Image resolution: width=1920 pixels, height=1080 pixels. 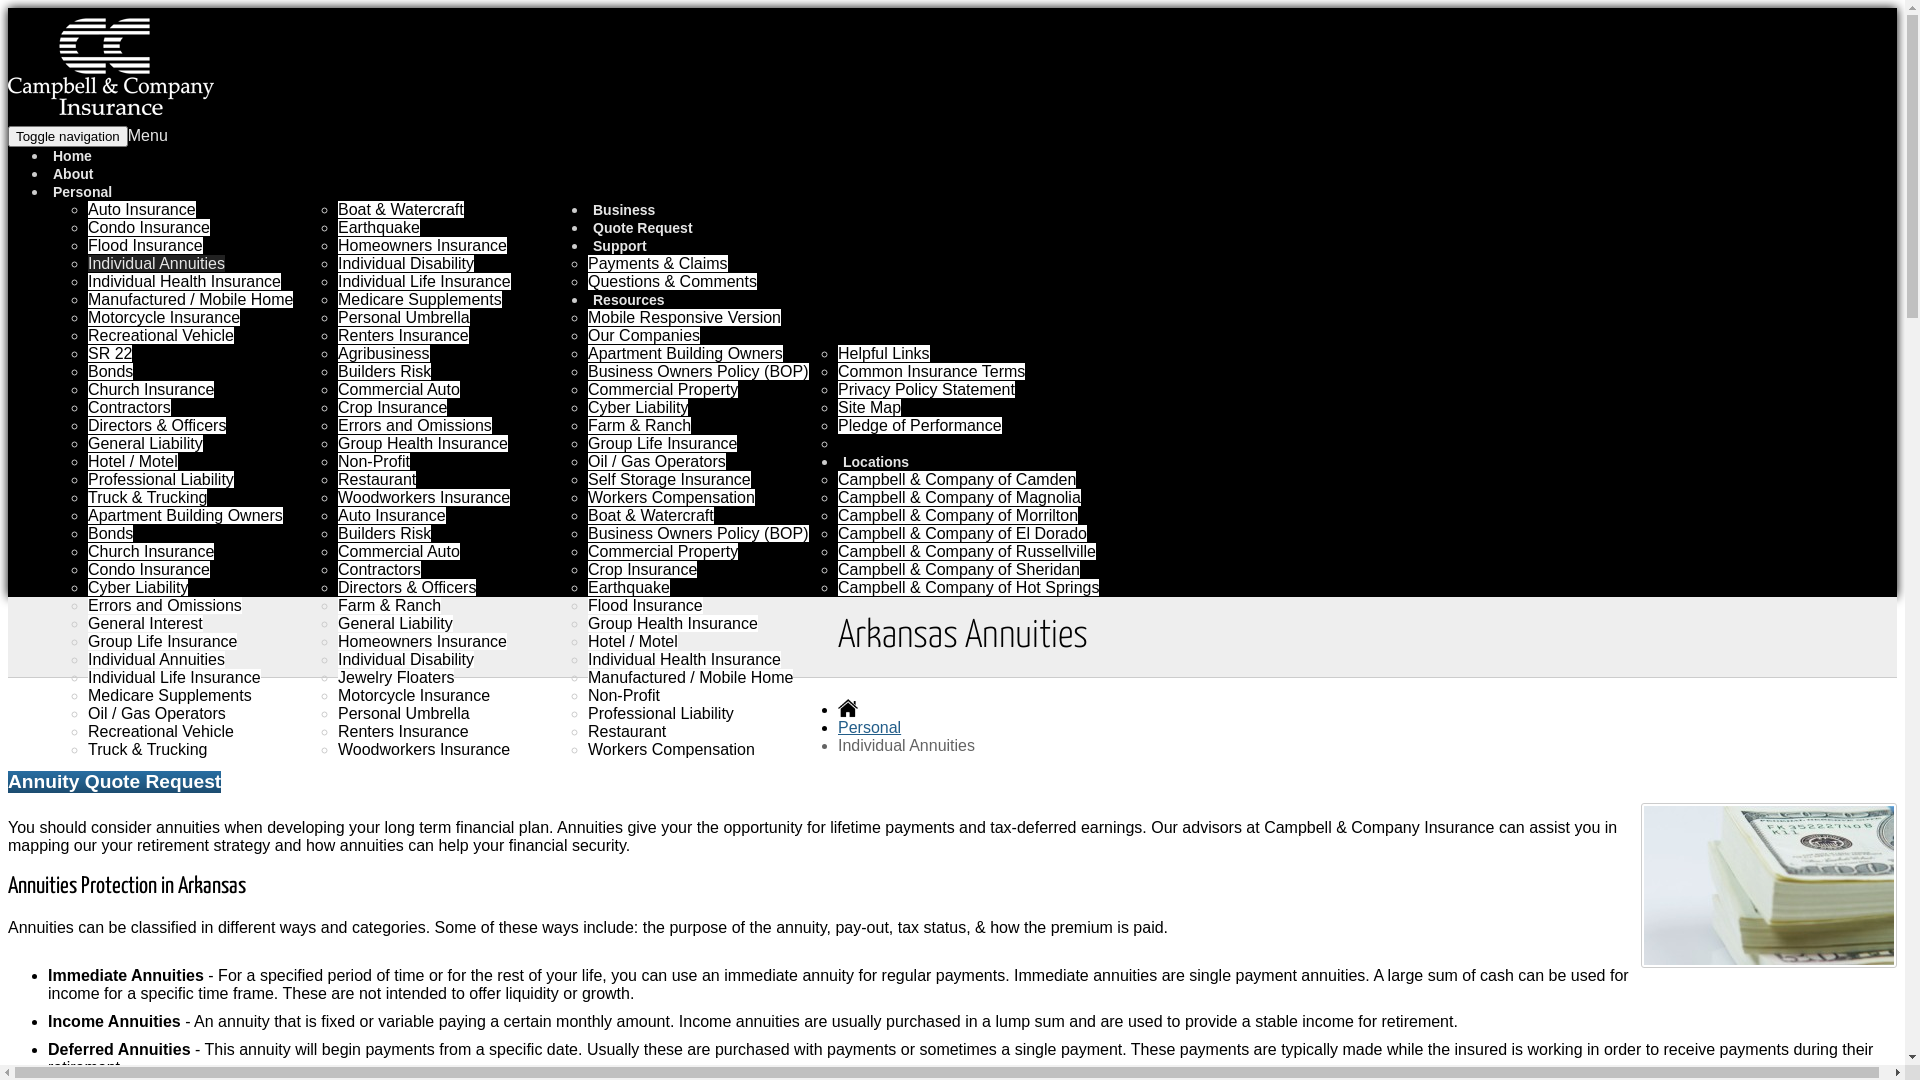 I want to click on 'Personal Umbrella', so click(x=402, y=316).